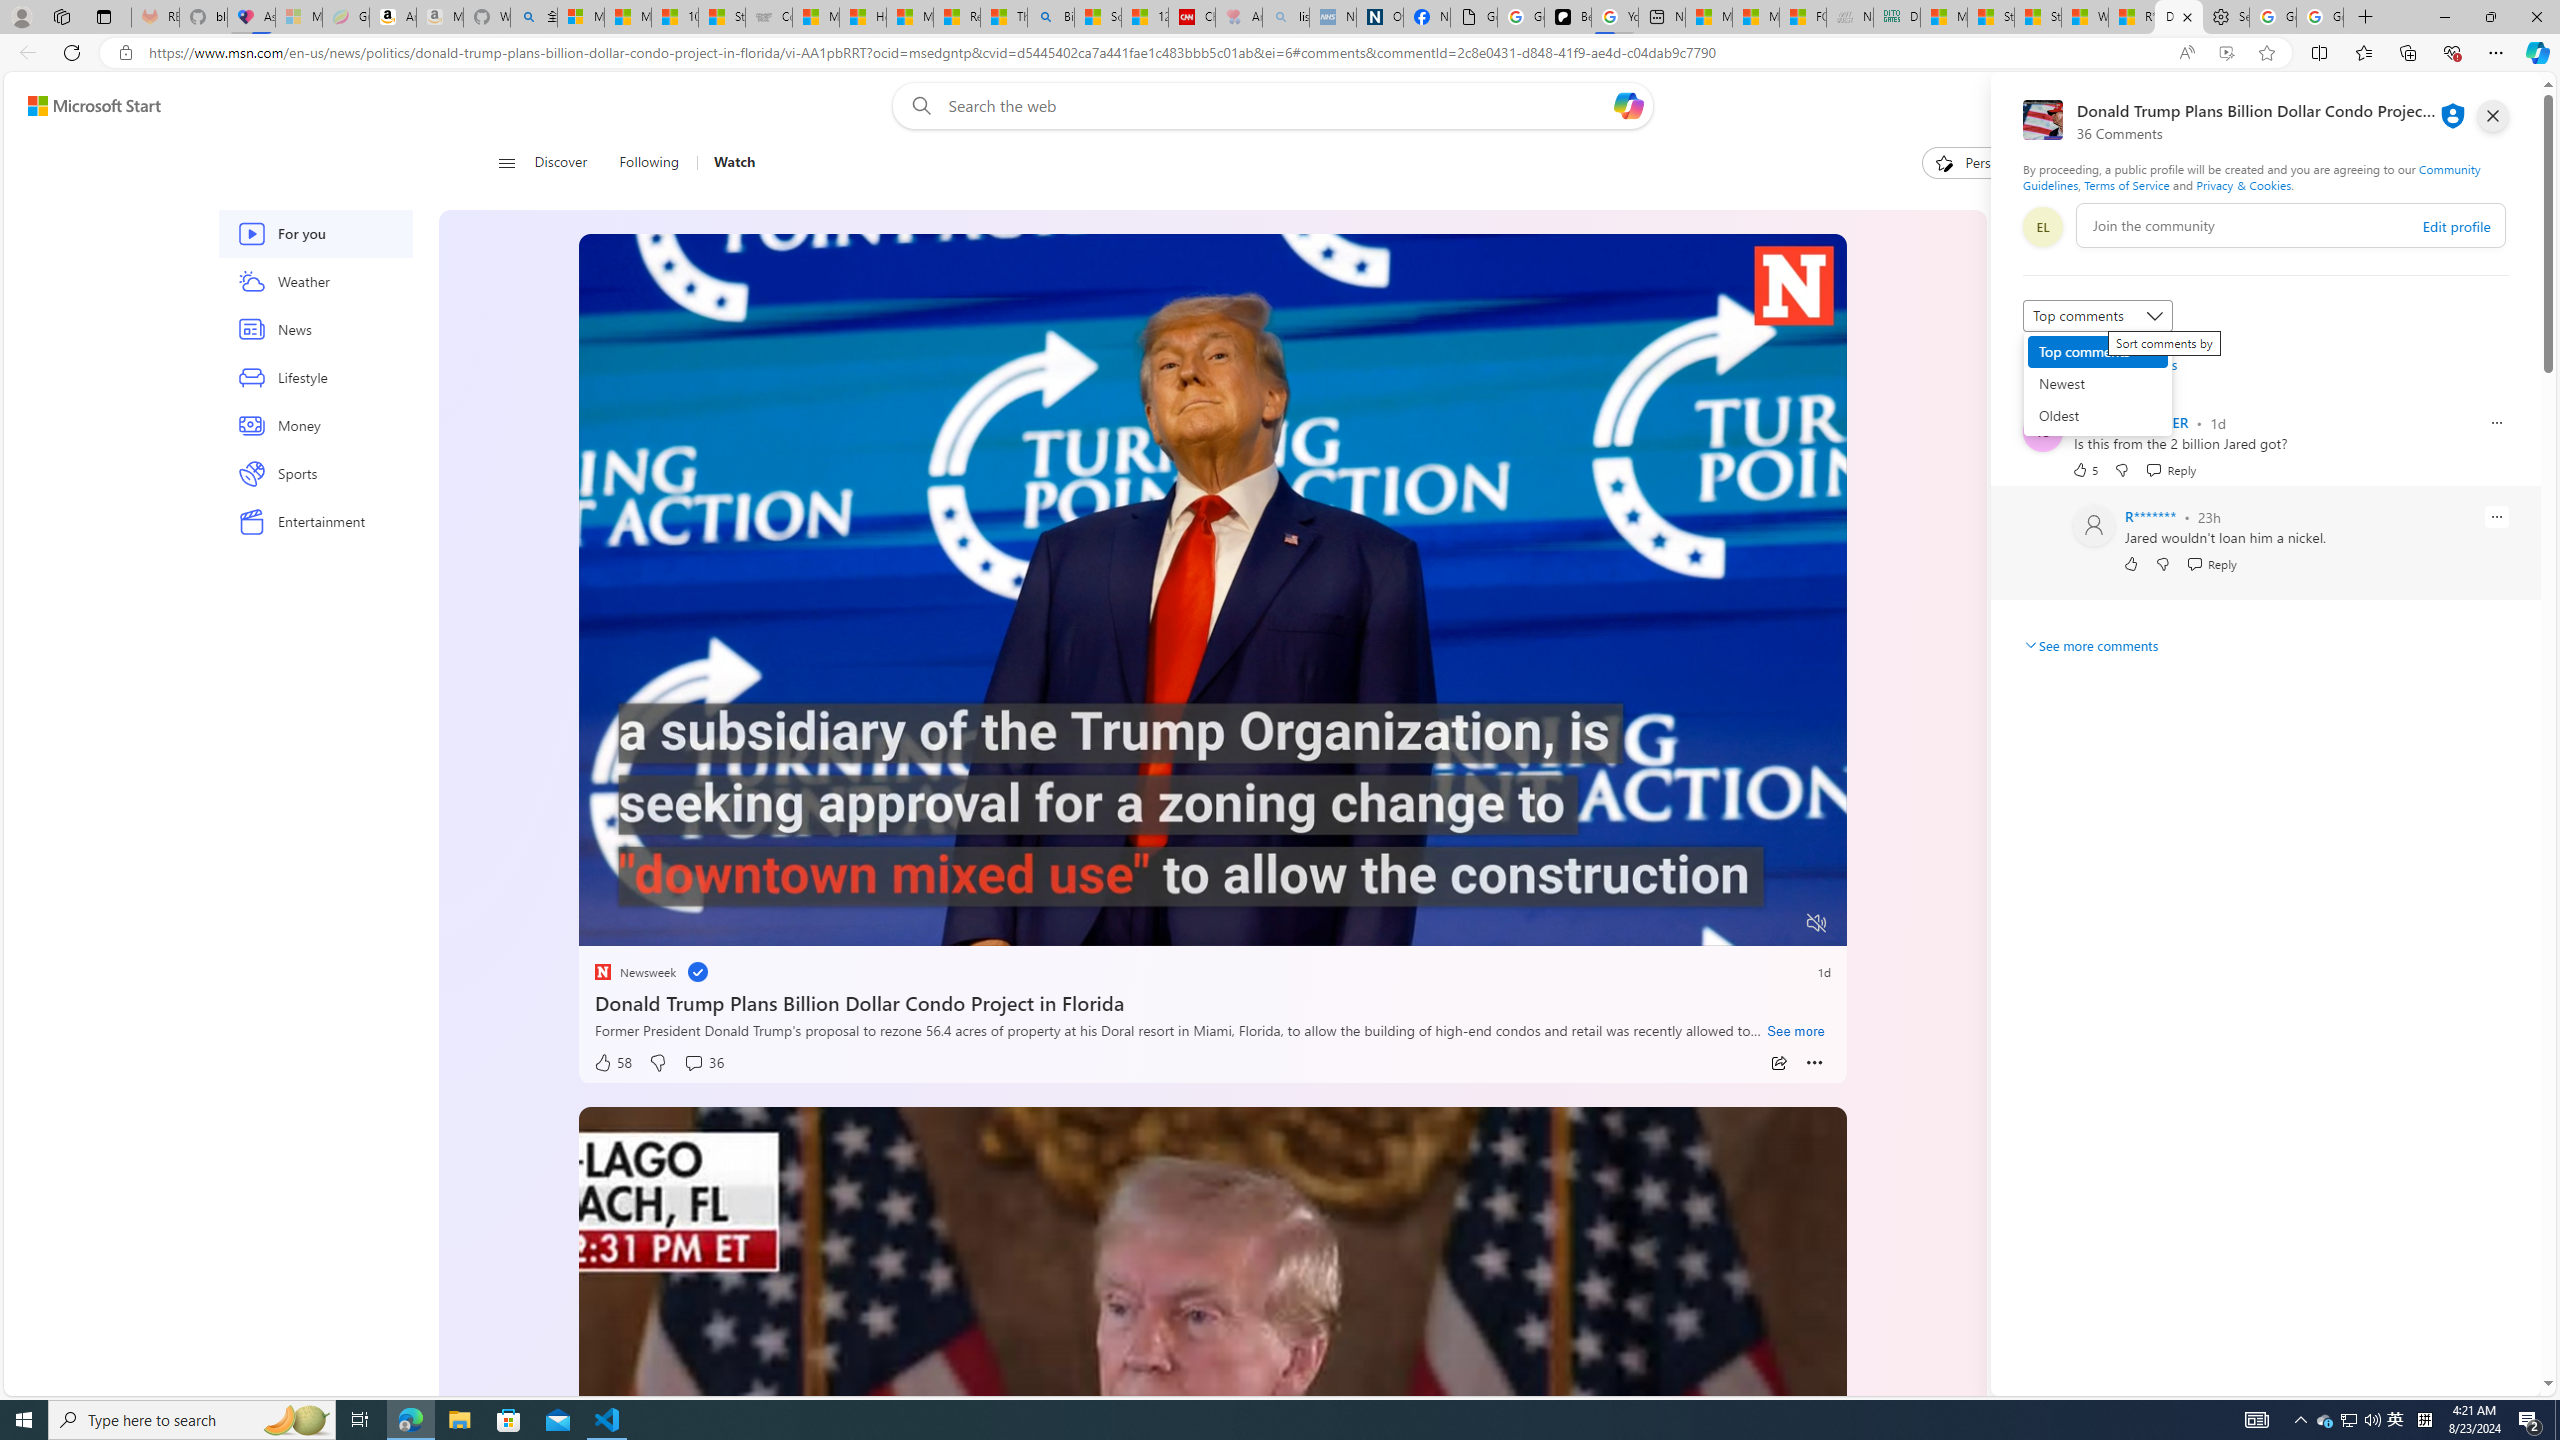  Describe the element at coordinates (647, 923) in the screenshot. I see `'Seek Back'` at that location.